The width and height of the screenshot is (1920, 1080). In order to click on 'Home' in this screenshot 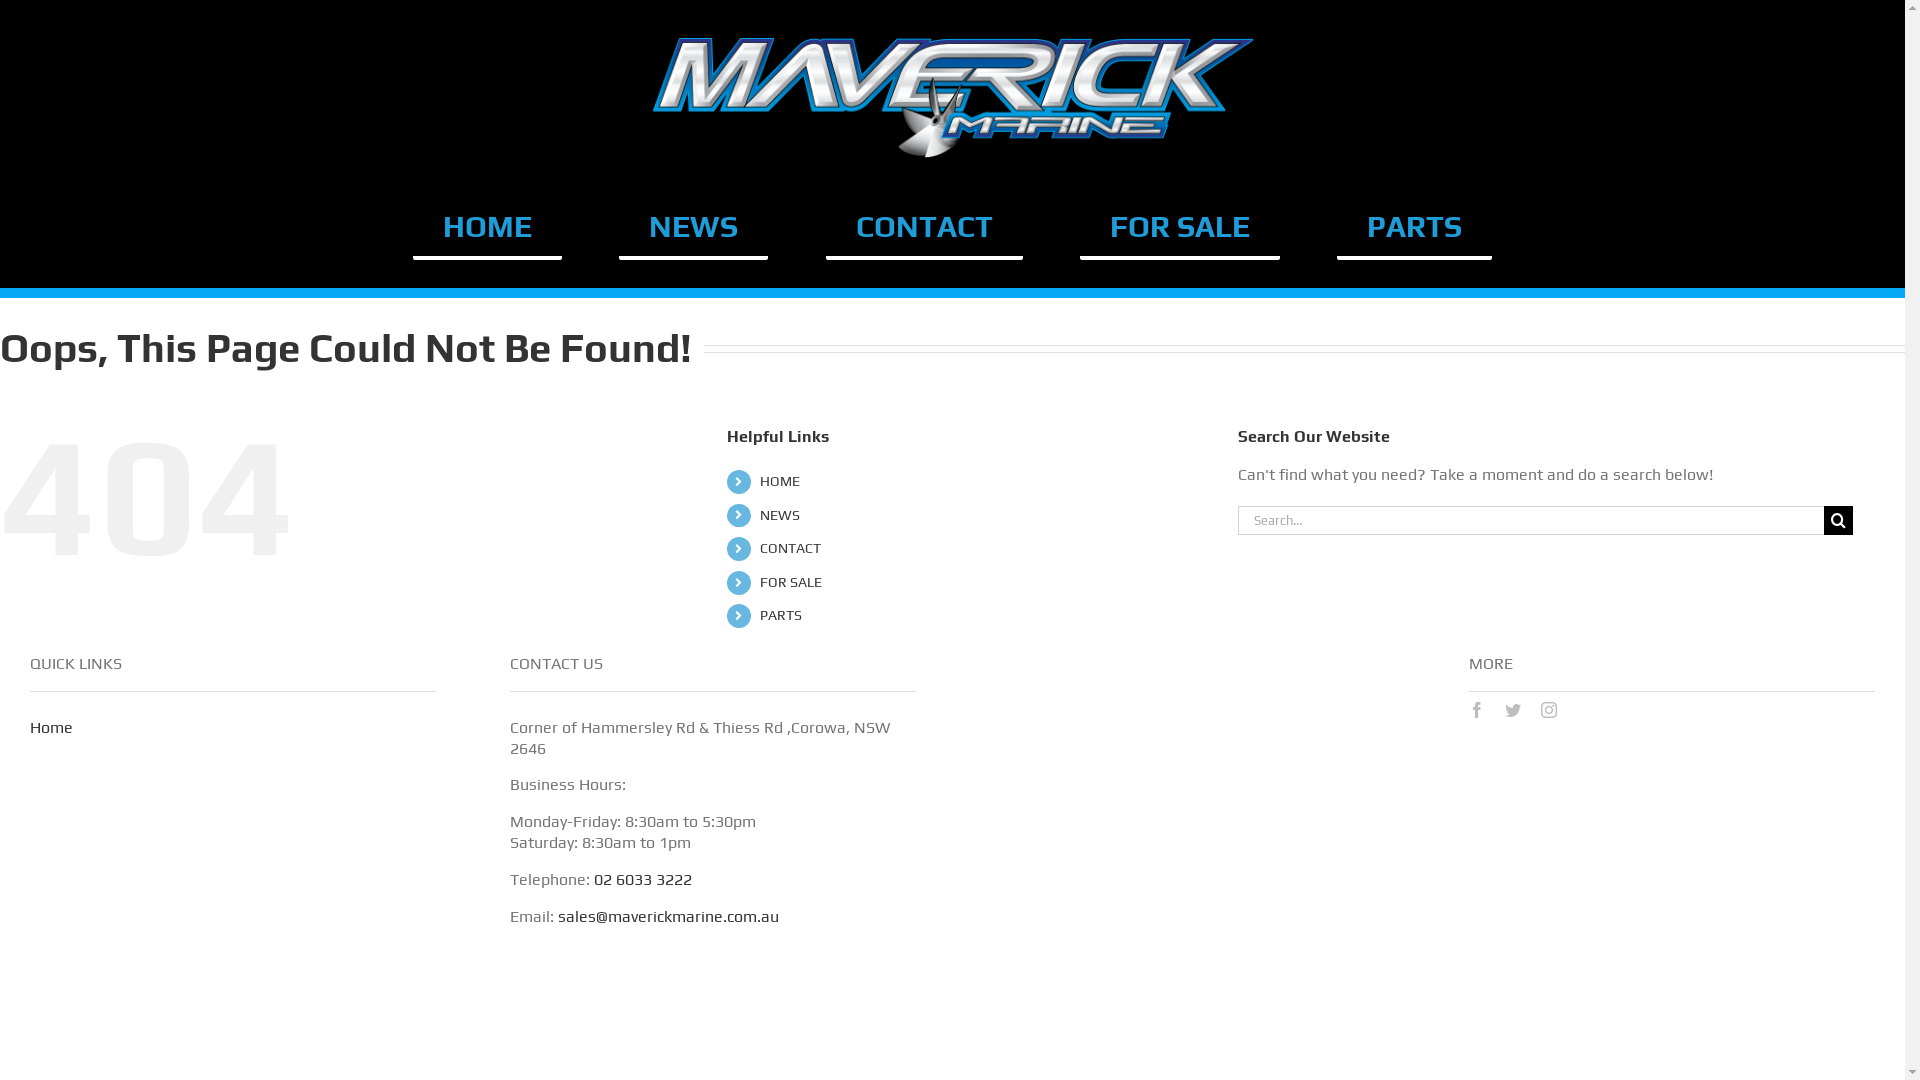, I will do `click(51, 727)`.